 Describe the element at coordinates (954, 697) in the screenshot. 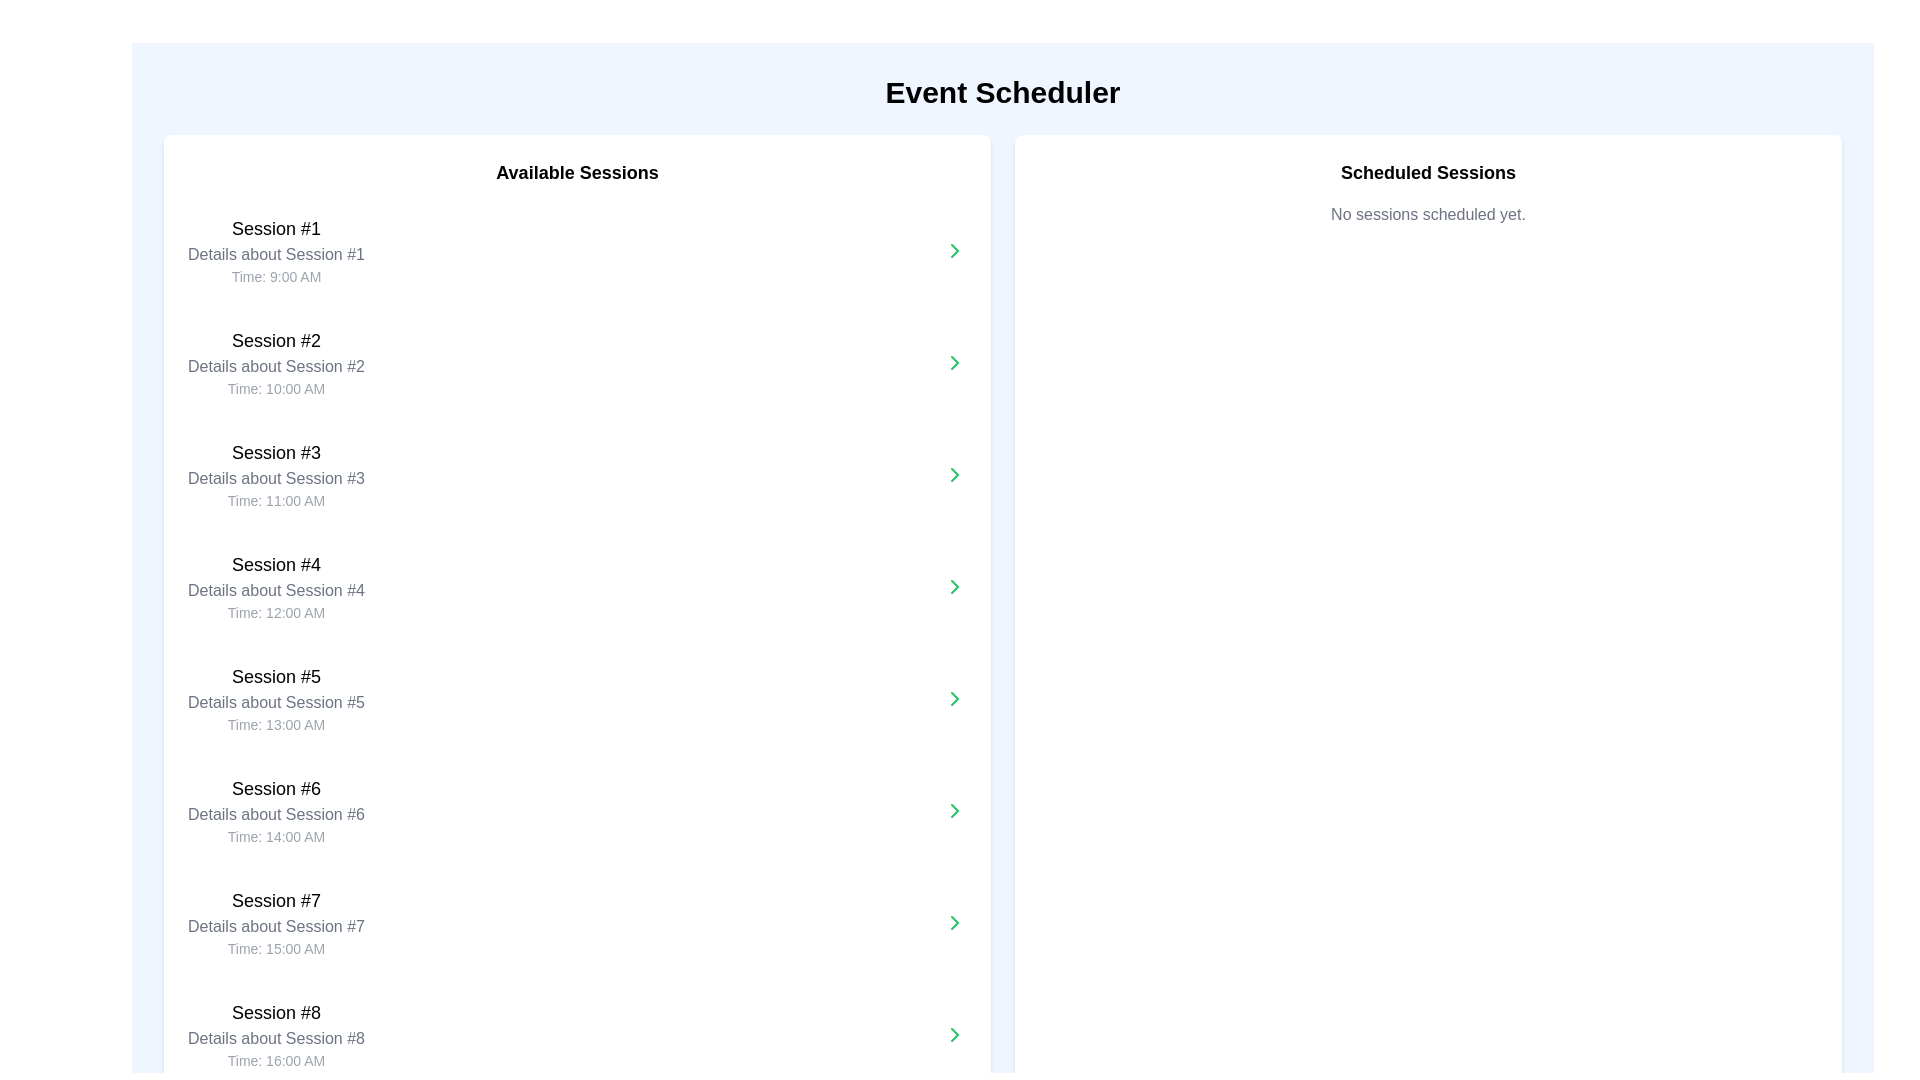

I see `the rightward arrow icon in green color with a bold stroke, located in the 'Available Sessions' section, adjacent to 'Session #5' details` at that location.